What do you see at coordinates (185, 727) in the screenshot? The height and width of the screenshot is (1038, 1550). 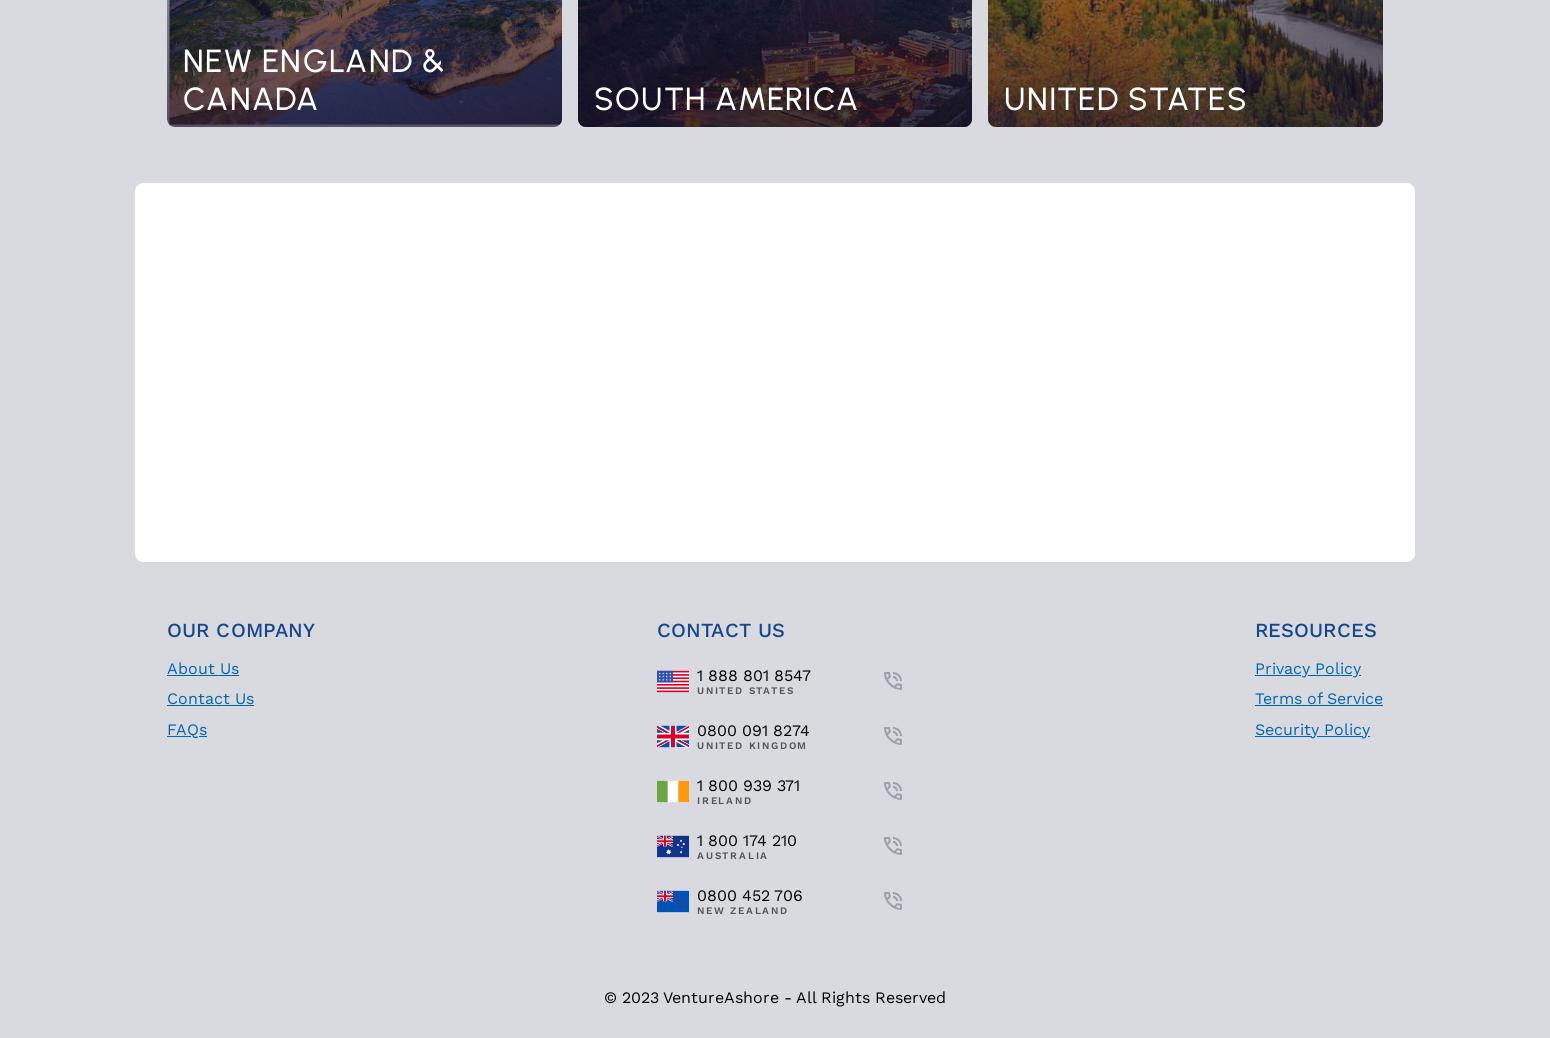 I see `'FAQs'` at bounding box center [185, 727].